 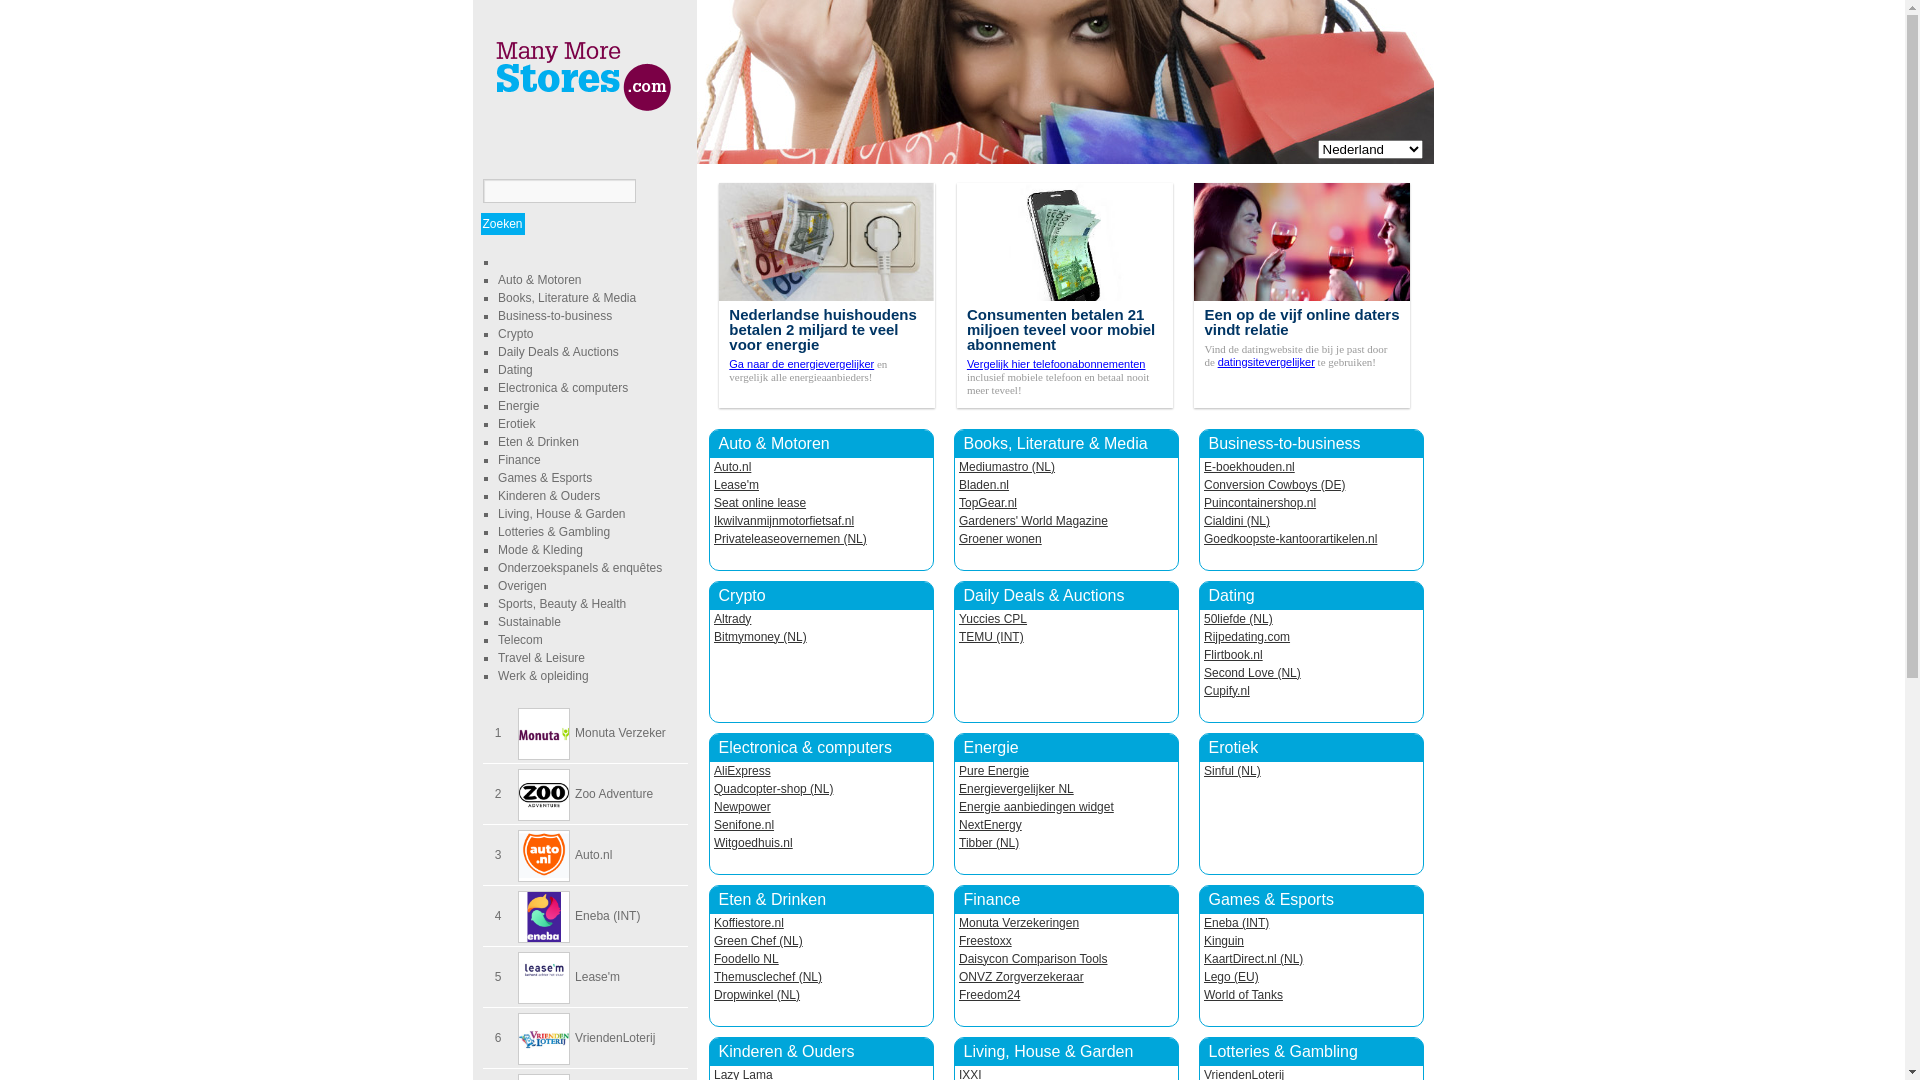 I want to click on 'Crypto', so click(x=515, y=333).